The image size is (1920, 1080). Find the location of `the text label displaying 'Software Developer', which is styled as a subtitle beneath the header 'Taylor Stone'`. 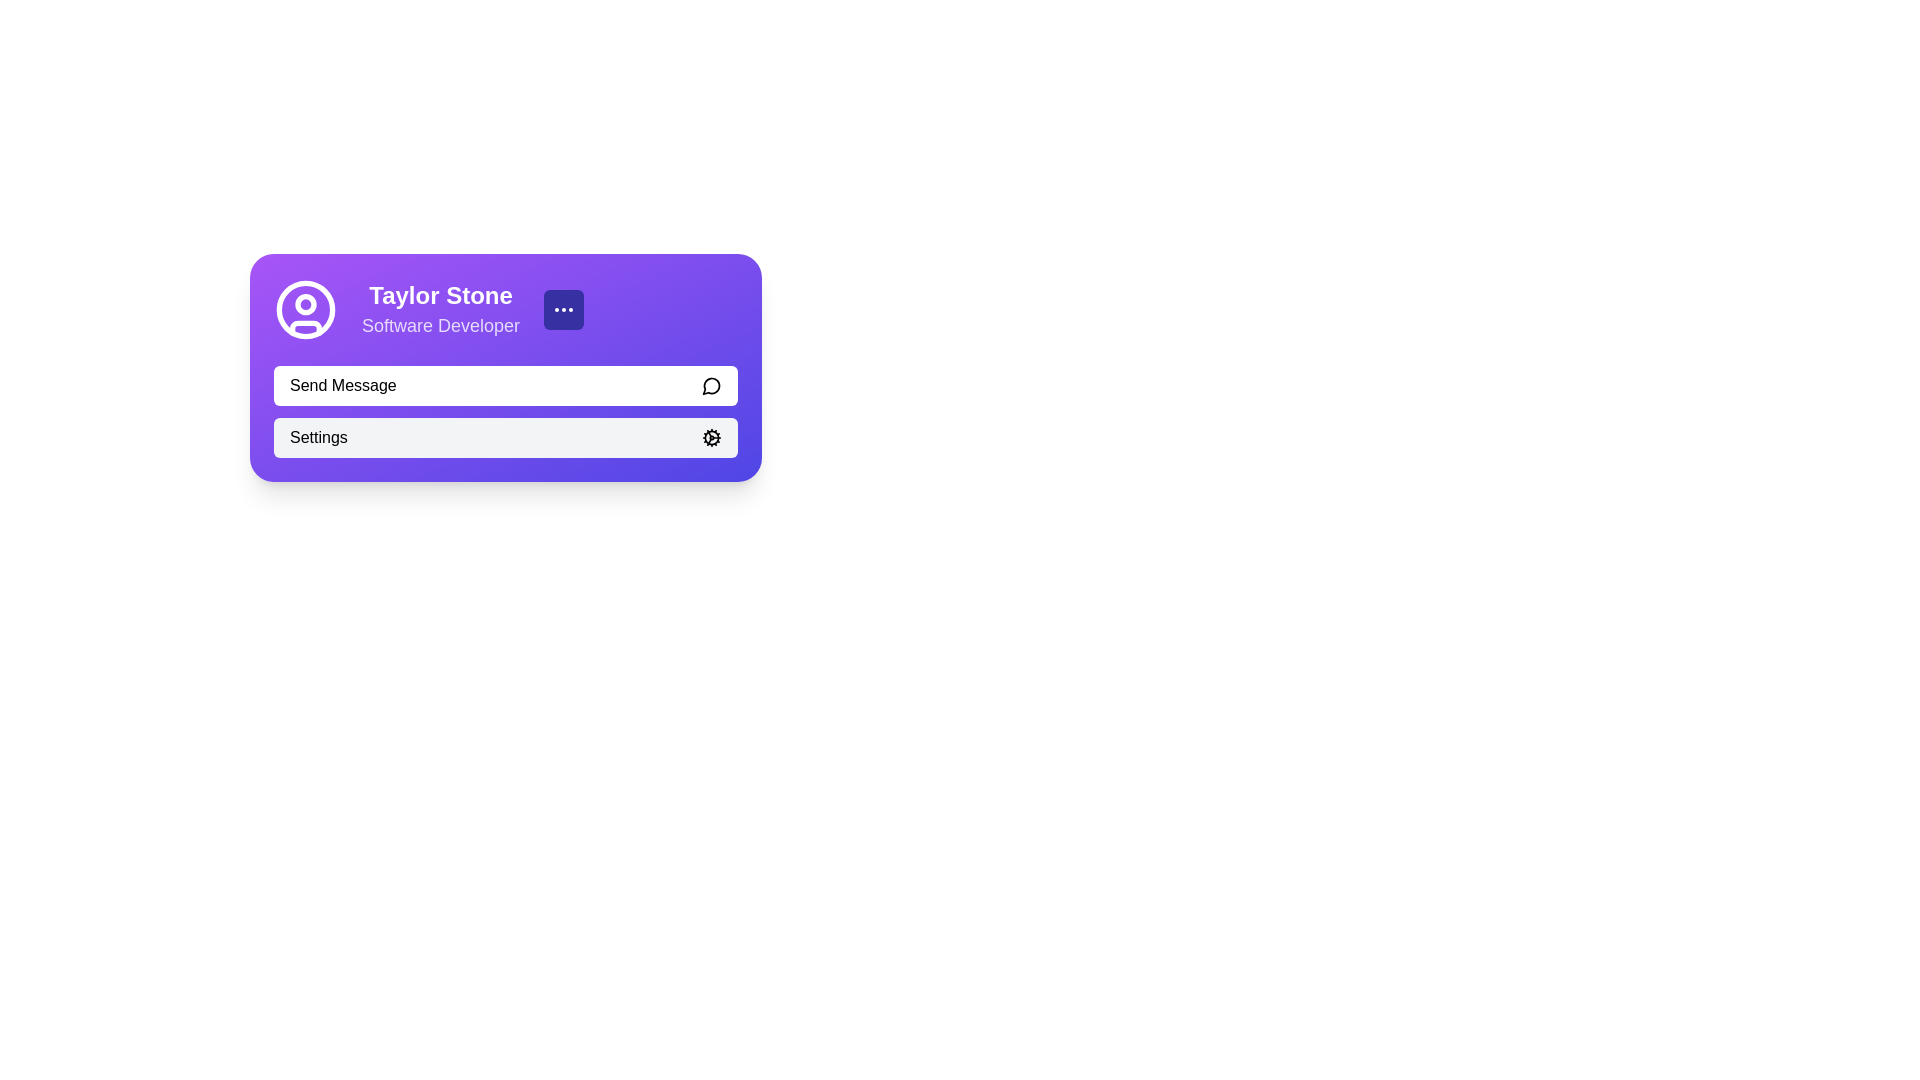

the text label displaying 'Software Developer', which is styled as a subtitle beneath the header 'Taylor Stone' is located at coordinates (440, 325).